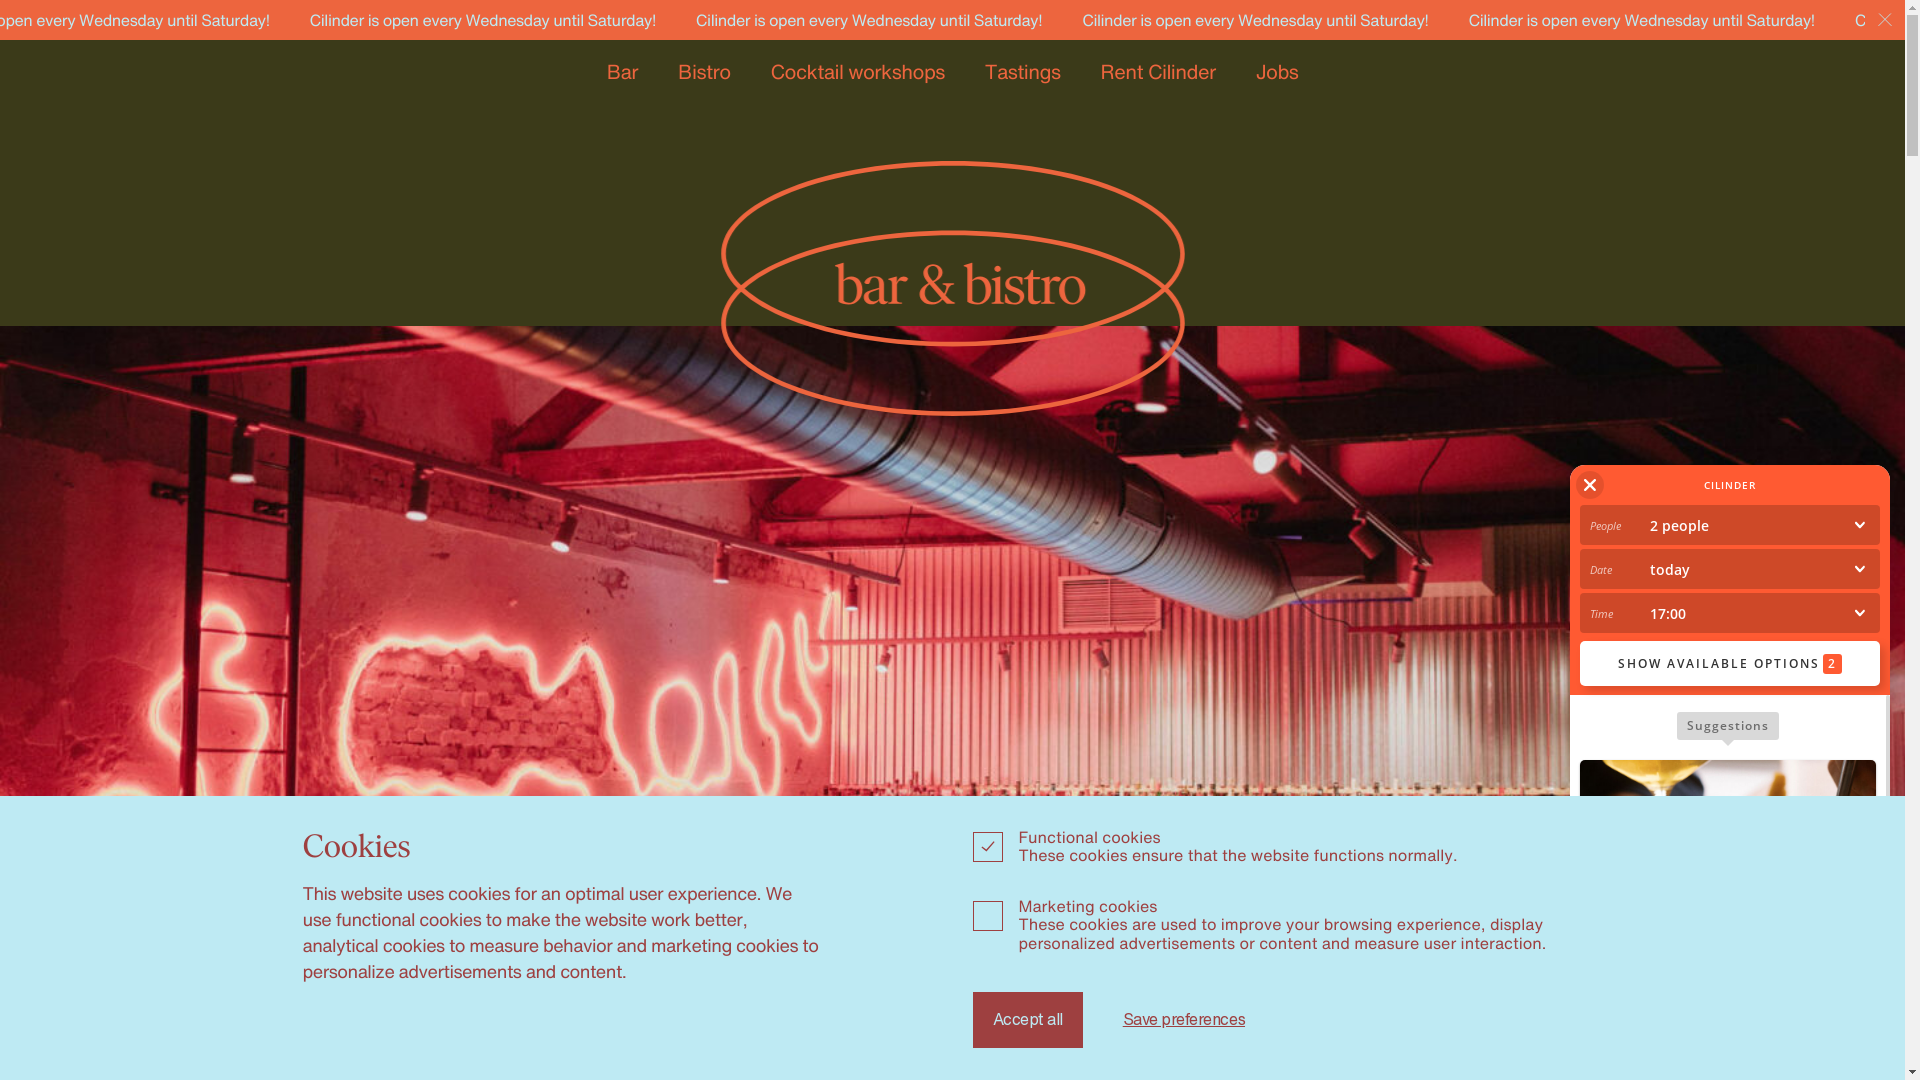  Describe the element at coordinates (605, 70) in the screenshot. I see `'Bar'` at that location.